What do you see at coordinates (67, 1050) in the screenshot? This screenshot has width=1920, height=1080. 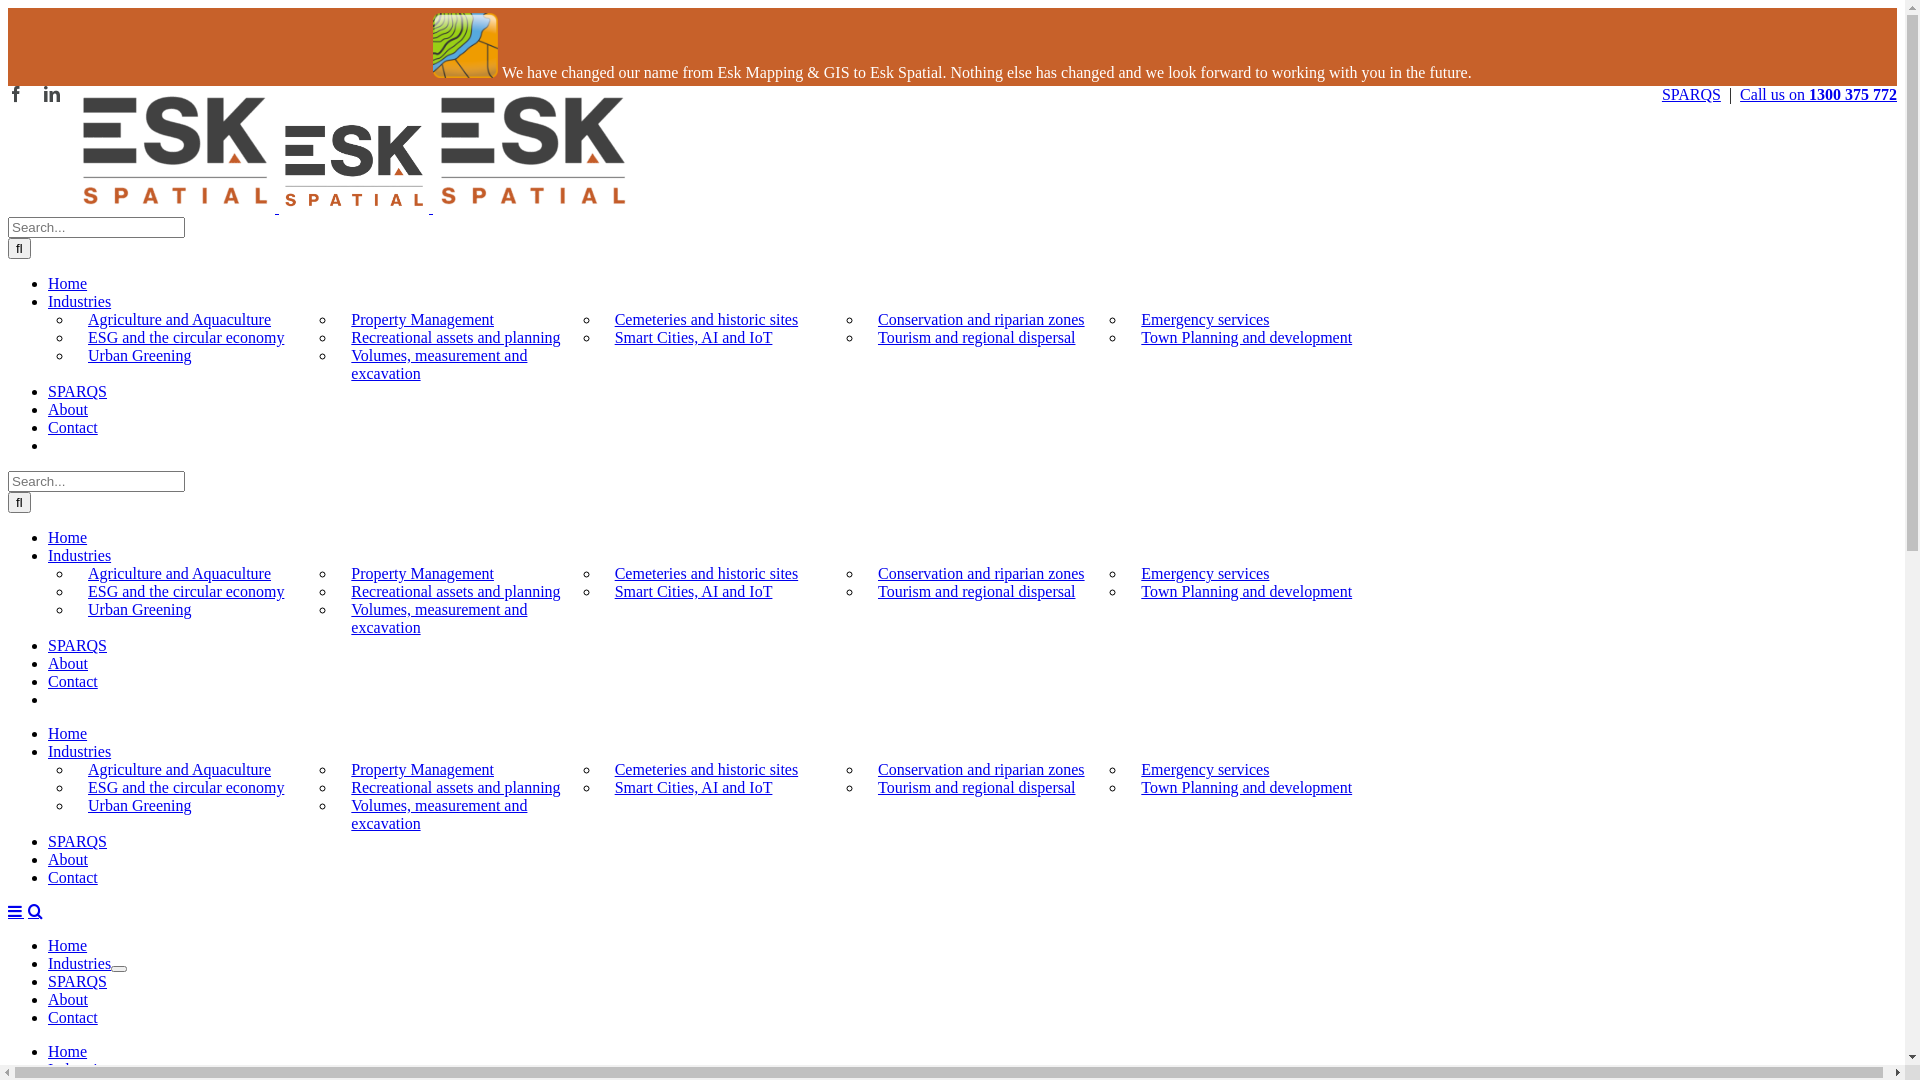 I see `'Home'` at bounding box center [67, 1050].